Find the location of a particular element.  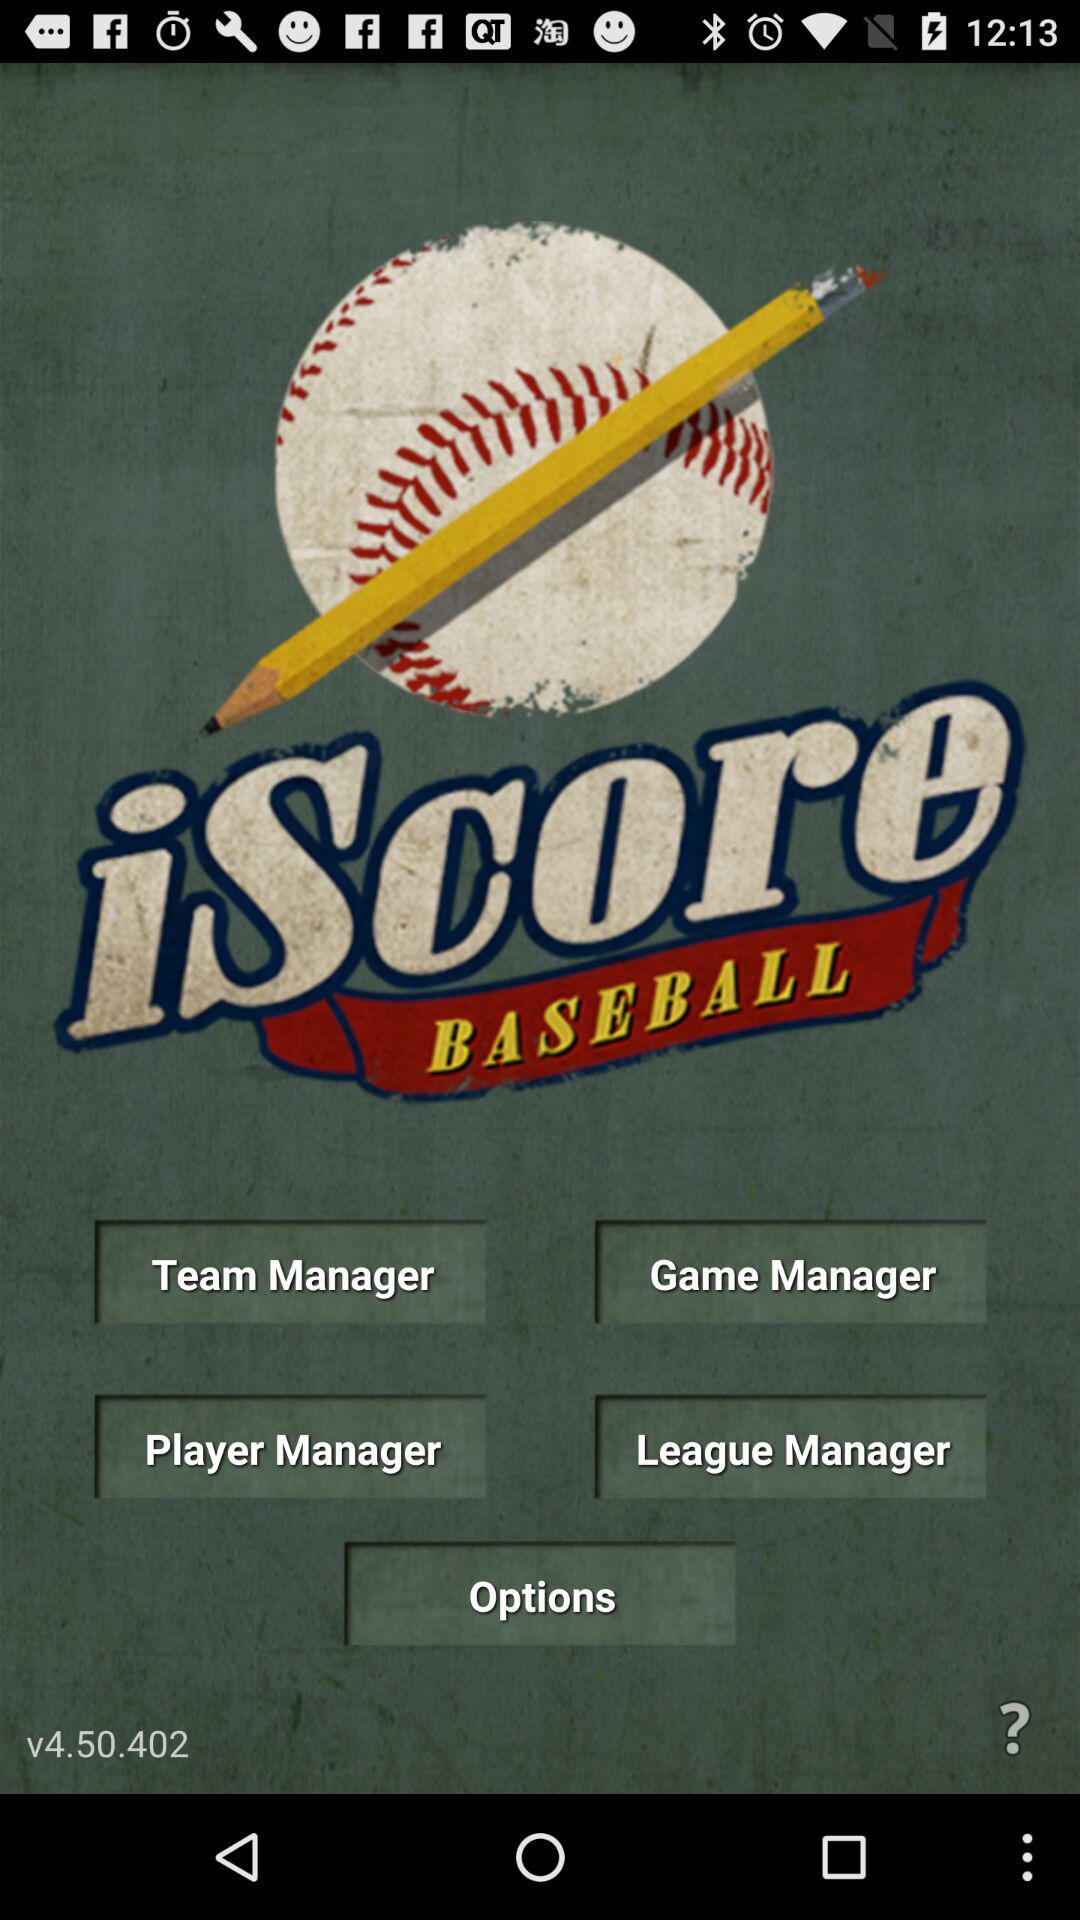

the item at the bottom is located at coordinates (538, 1592).